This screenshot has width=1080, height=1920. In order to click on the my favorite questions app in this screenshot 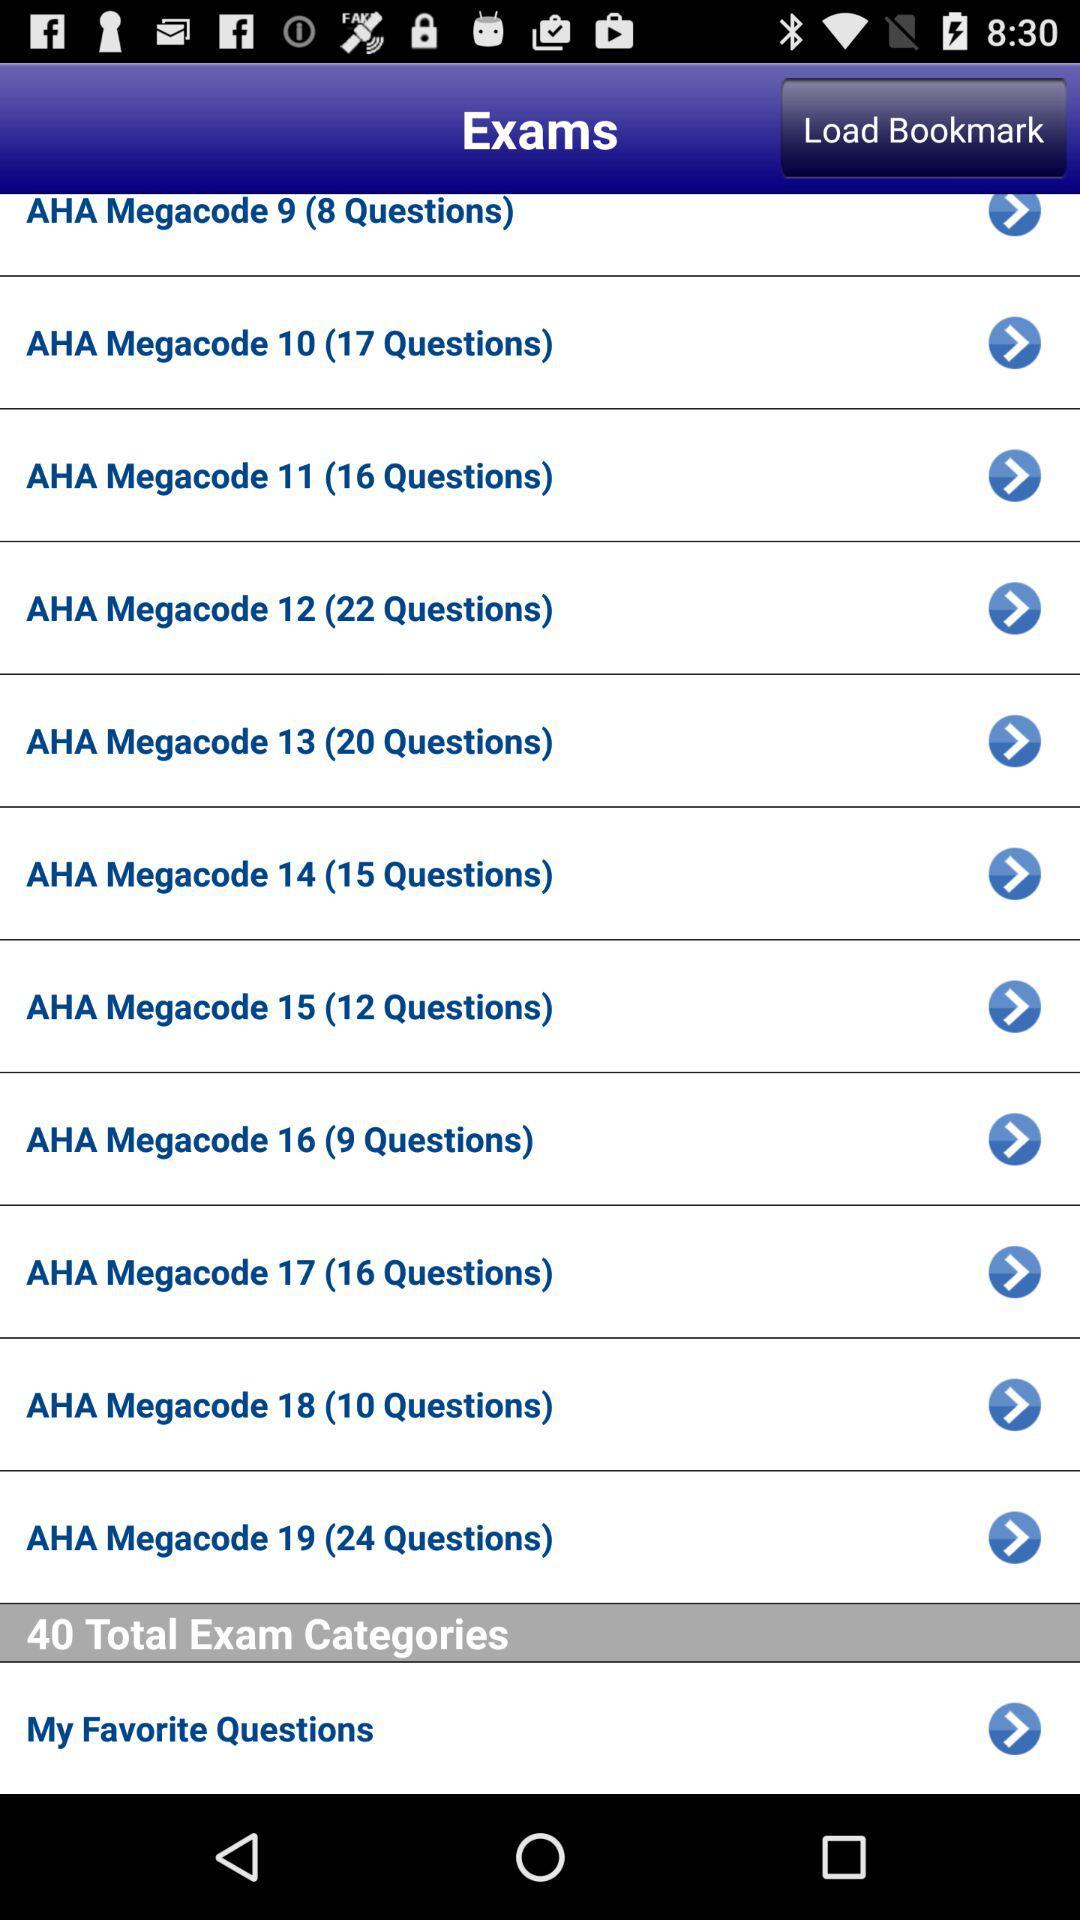, I will do `click(499, 1727)`.